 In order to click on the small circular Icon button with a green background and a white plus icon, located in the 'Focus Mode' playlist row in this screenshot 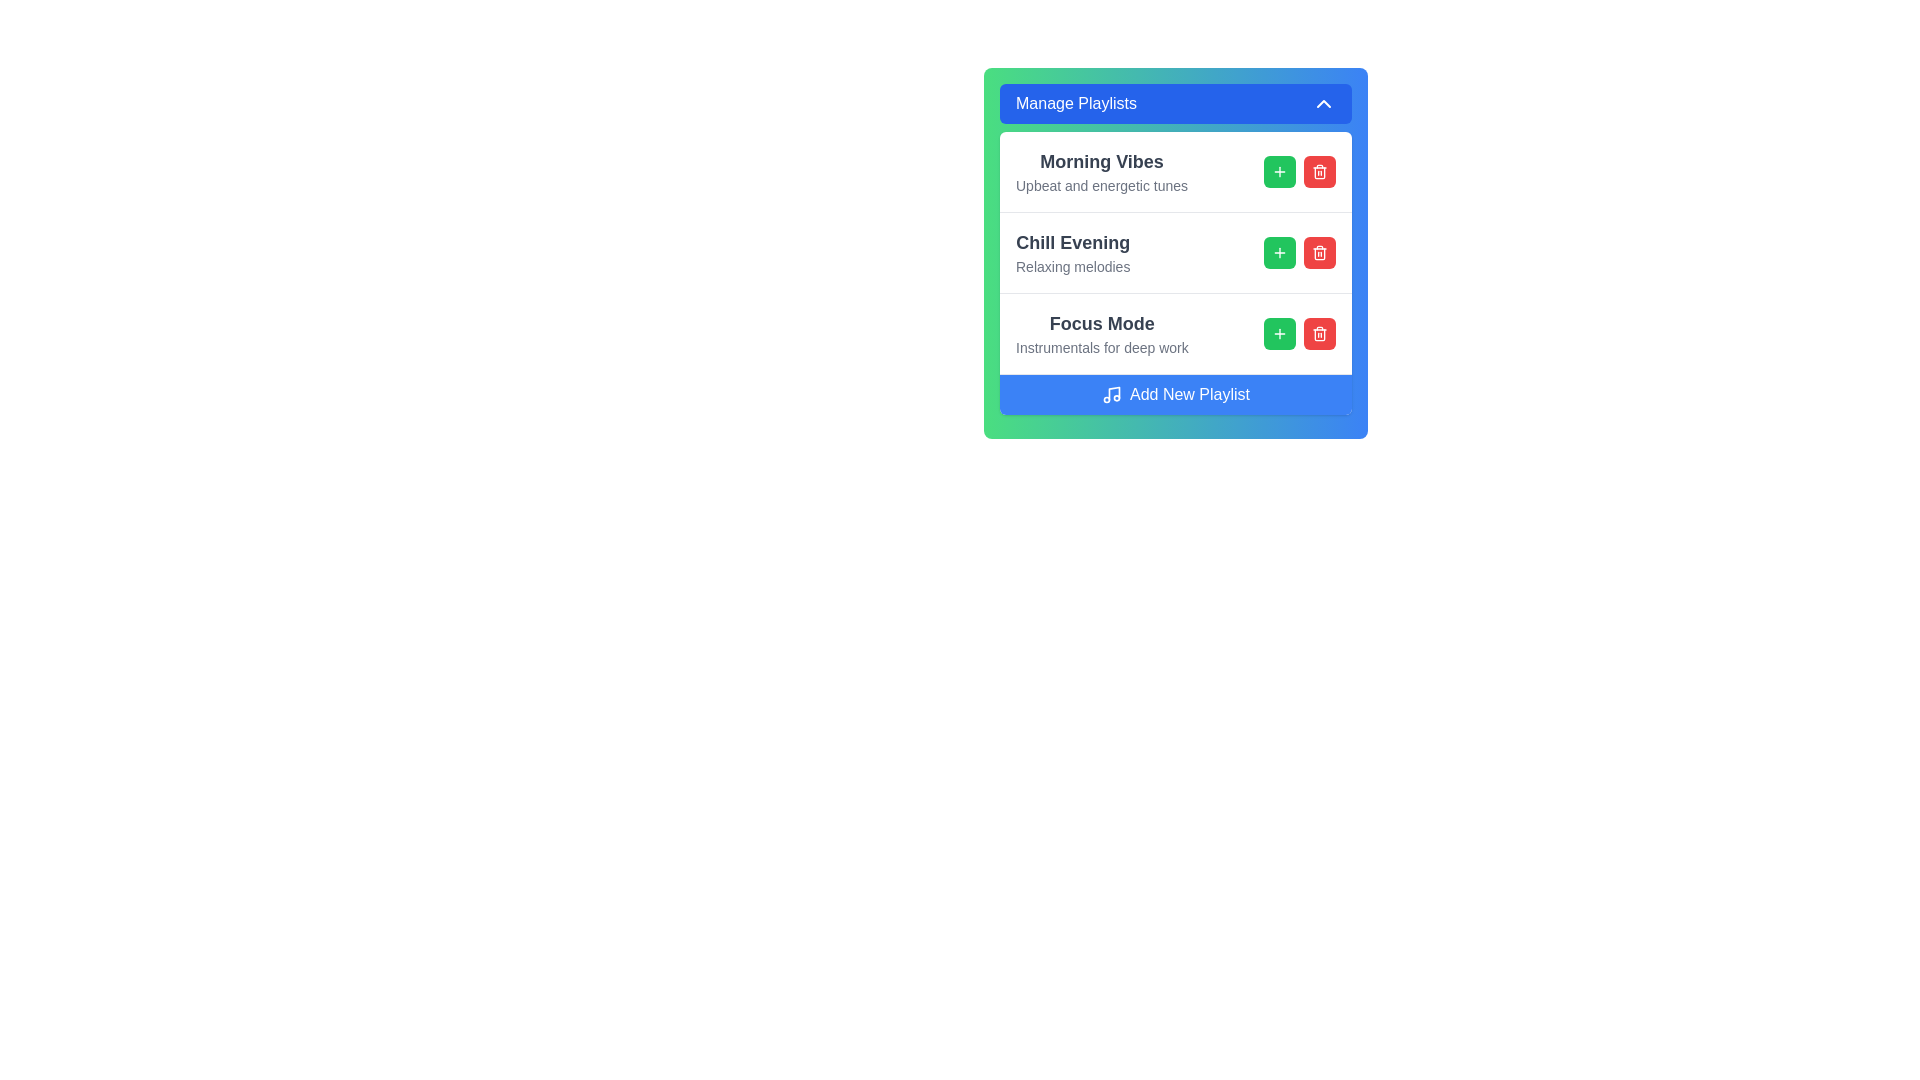, I will do `click(1280, 333)`.